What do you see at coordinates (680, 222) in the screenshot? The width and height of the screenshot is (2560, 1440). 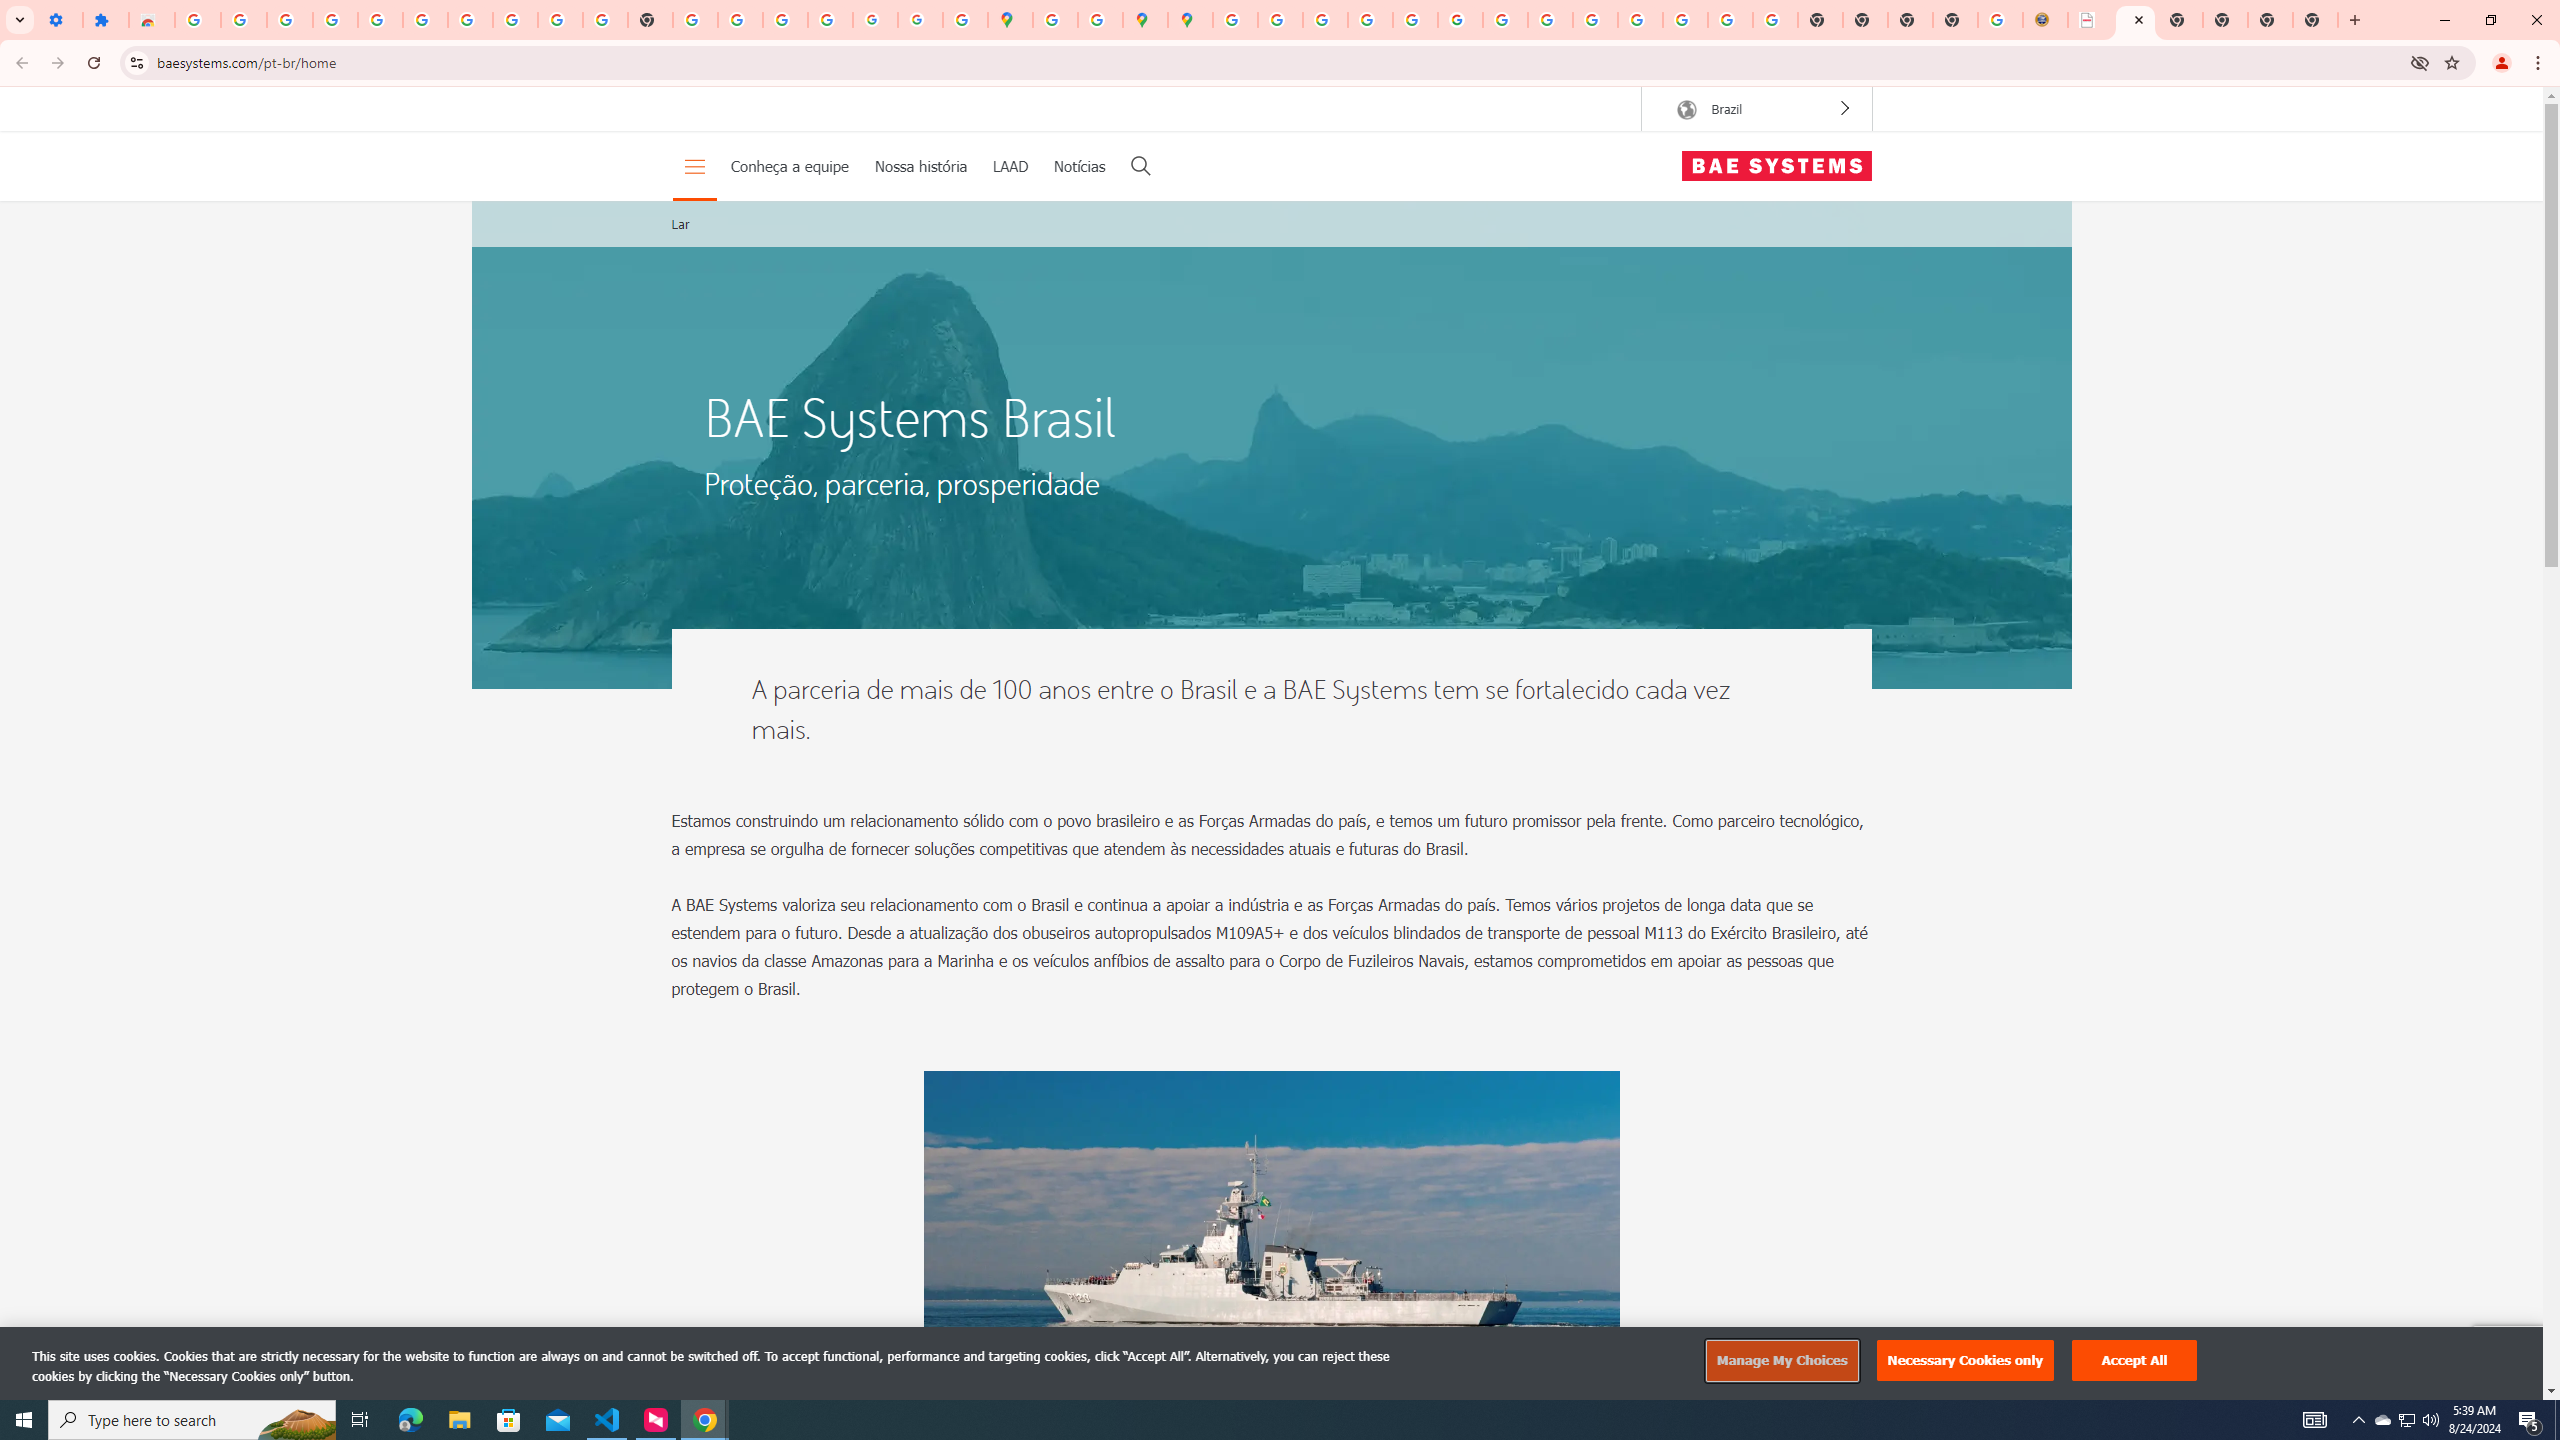 I see `'Lar'` at bounding box center [680, 222].